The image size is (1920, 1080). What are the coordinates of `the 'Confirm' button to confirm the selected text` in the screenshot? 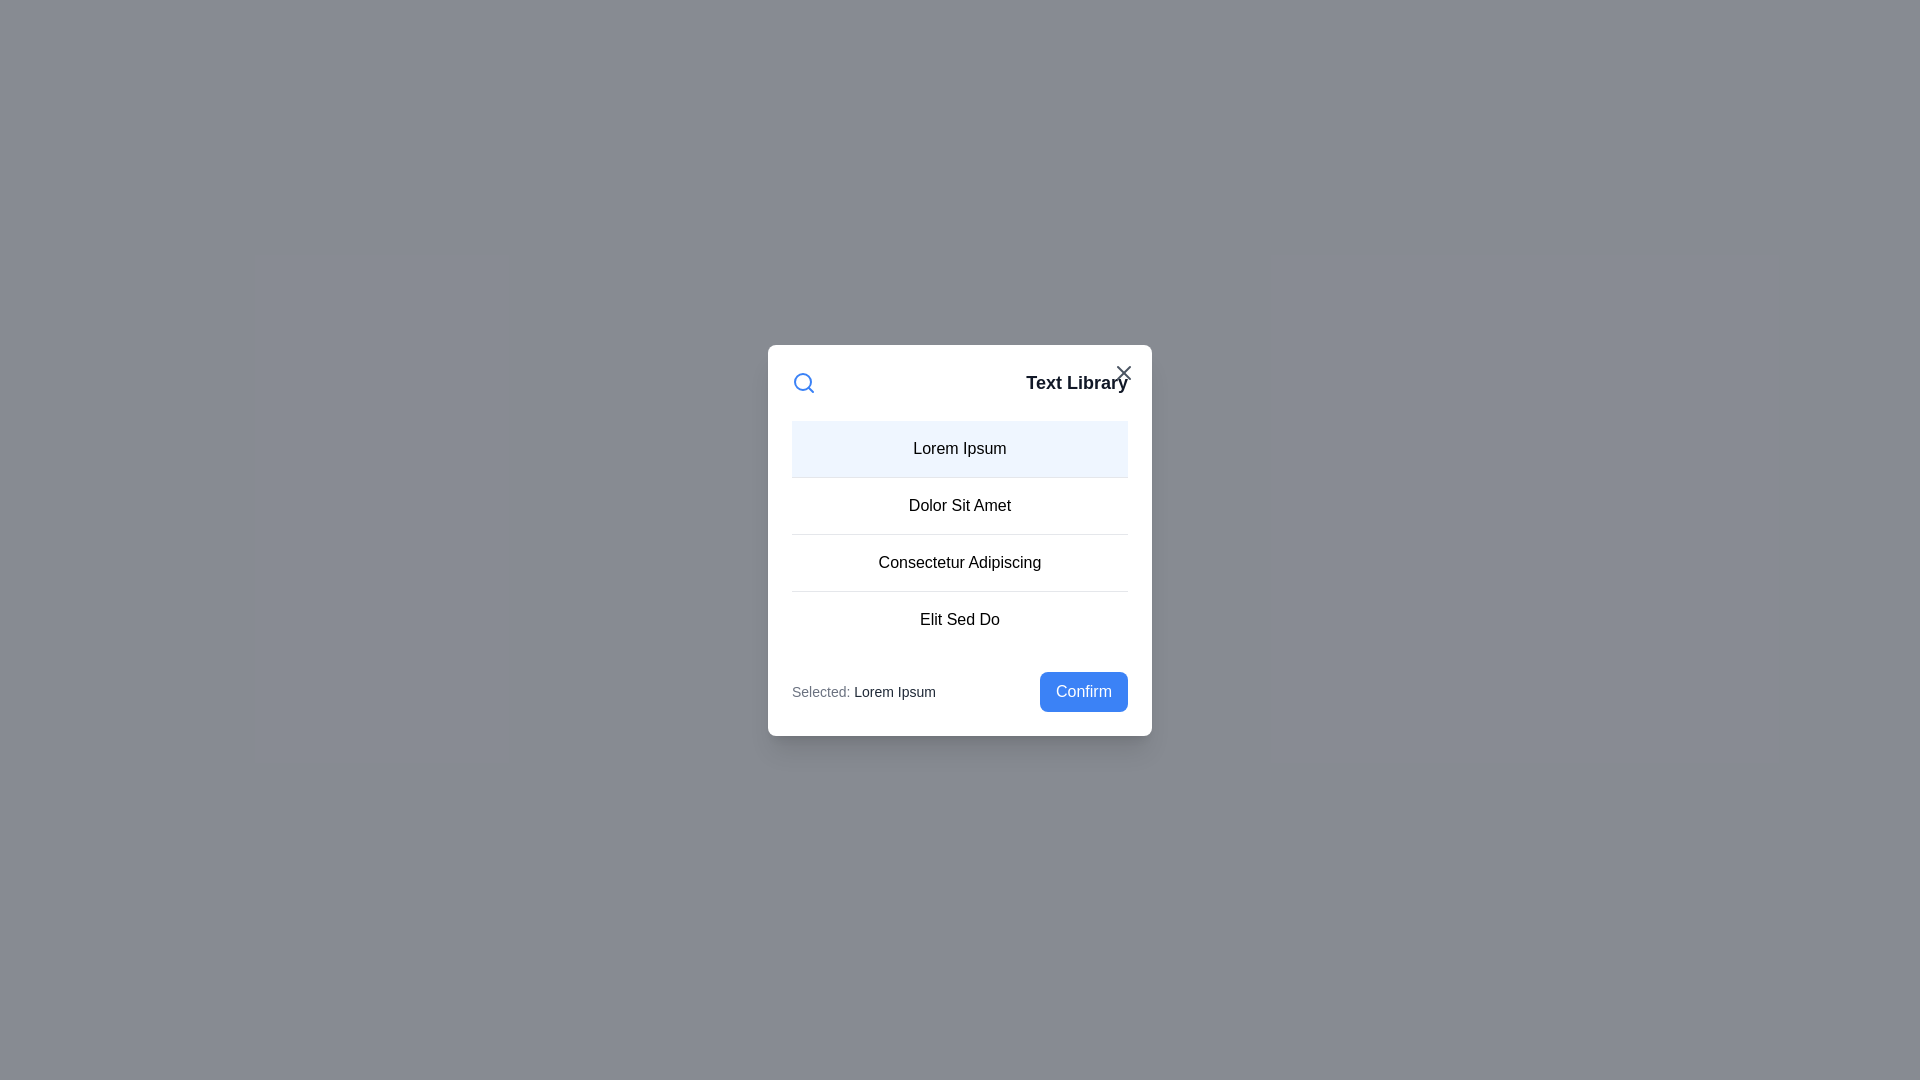 It's located at (1083, 690).